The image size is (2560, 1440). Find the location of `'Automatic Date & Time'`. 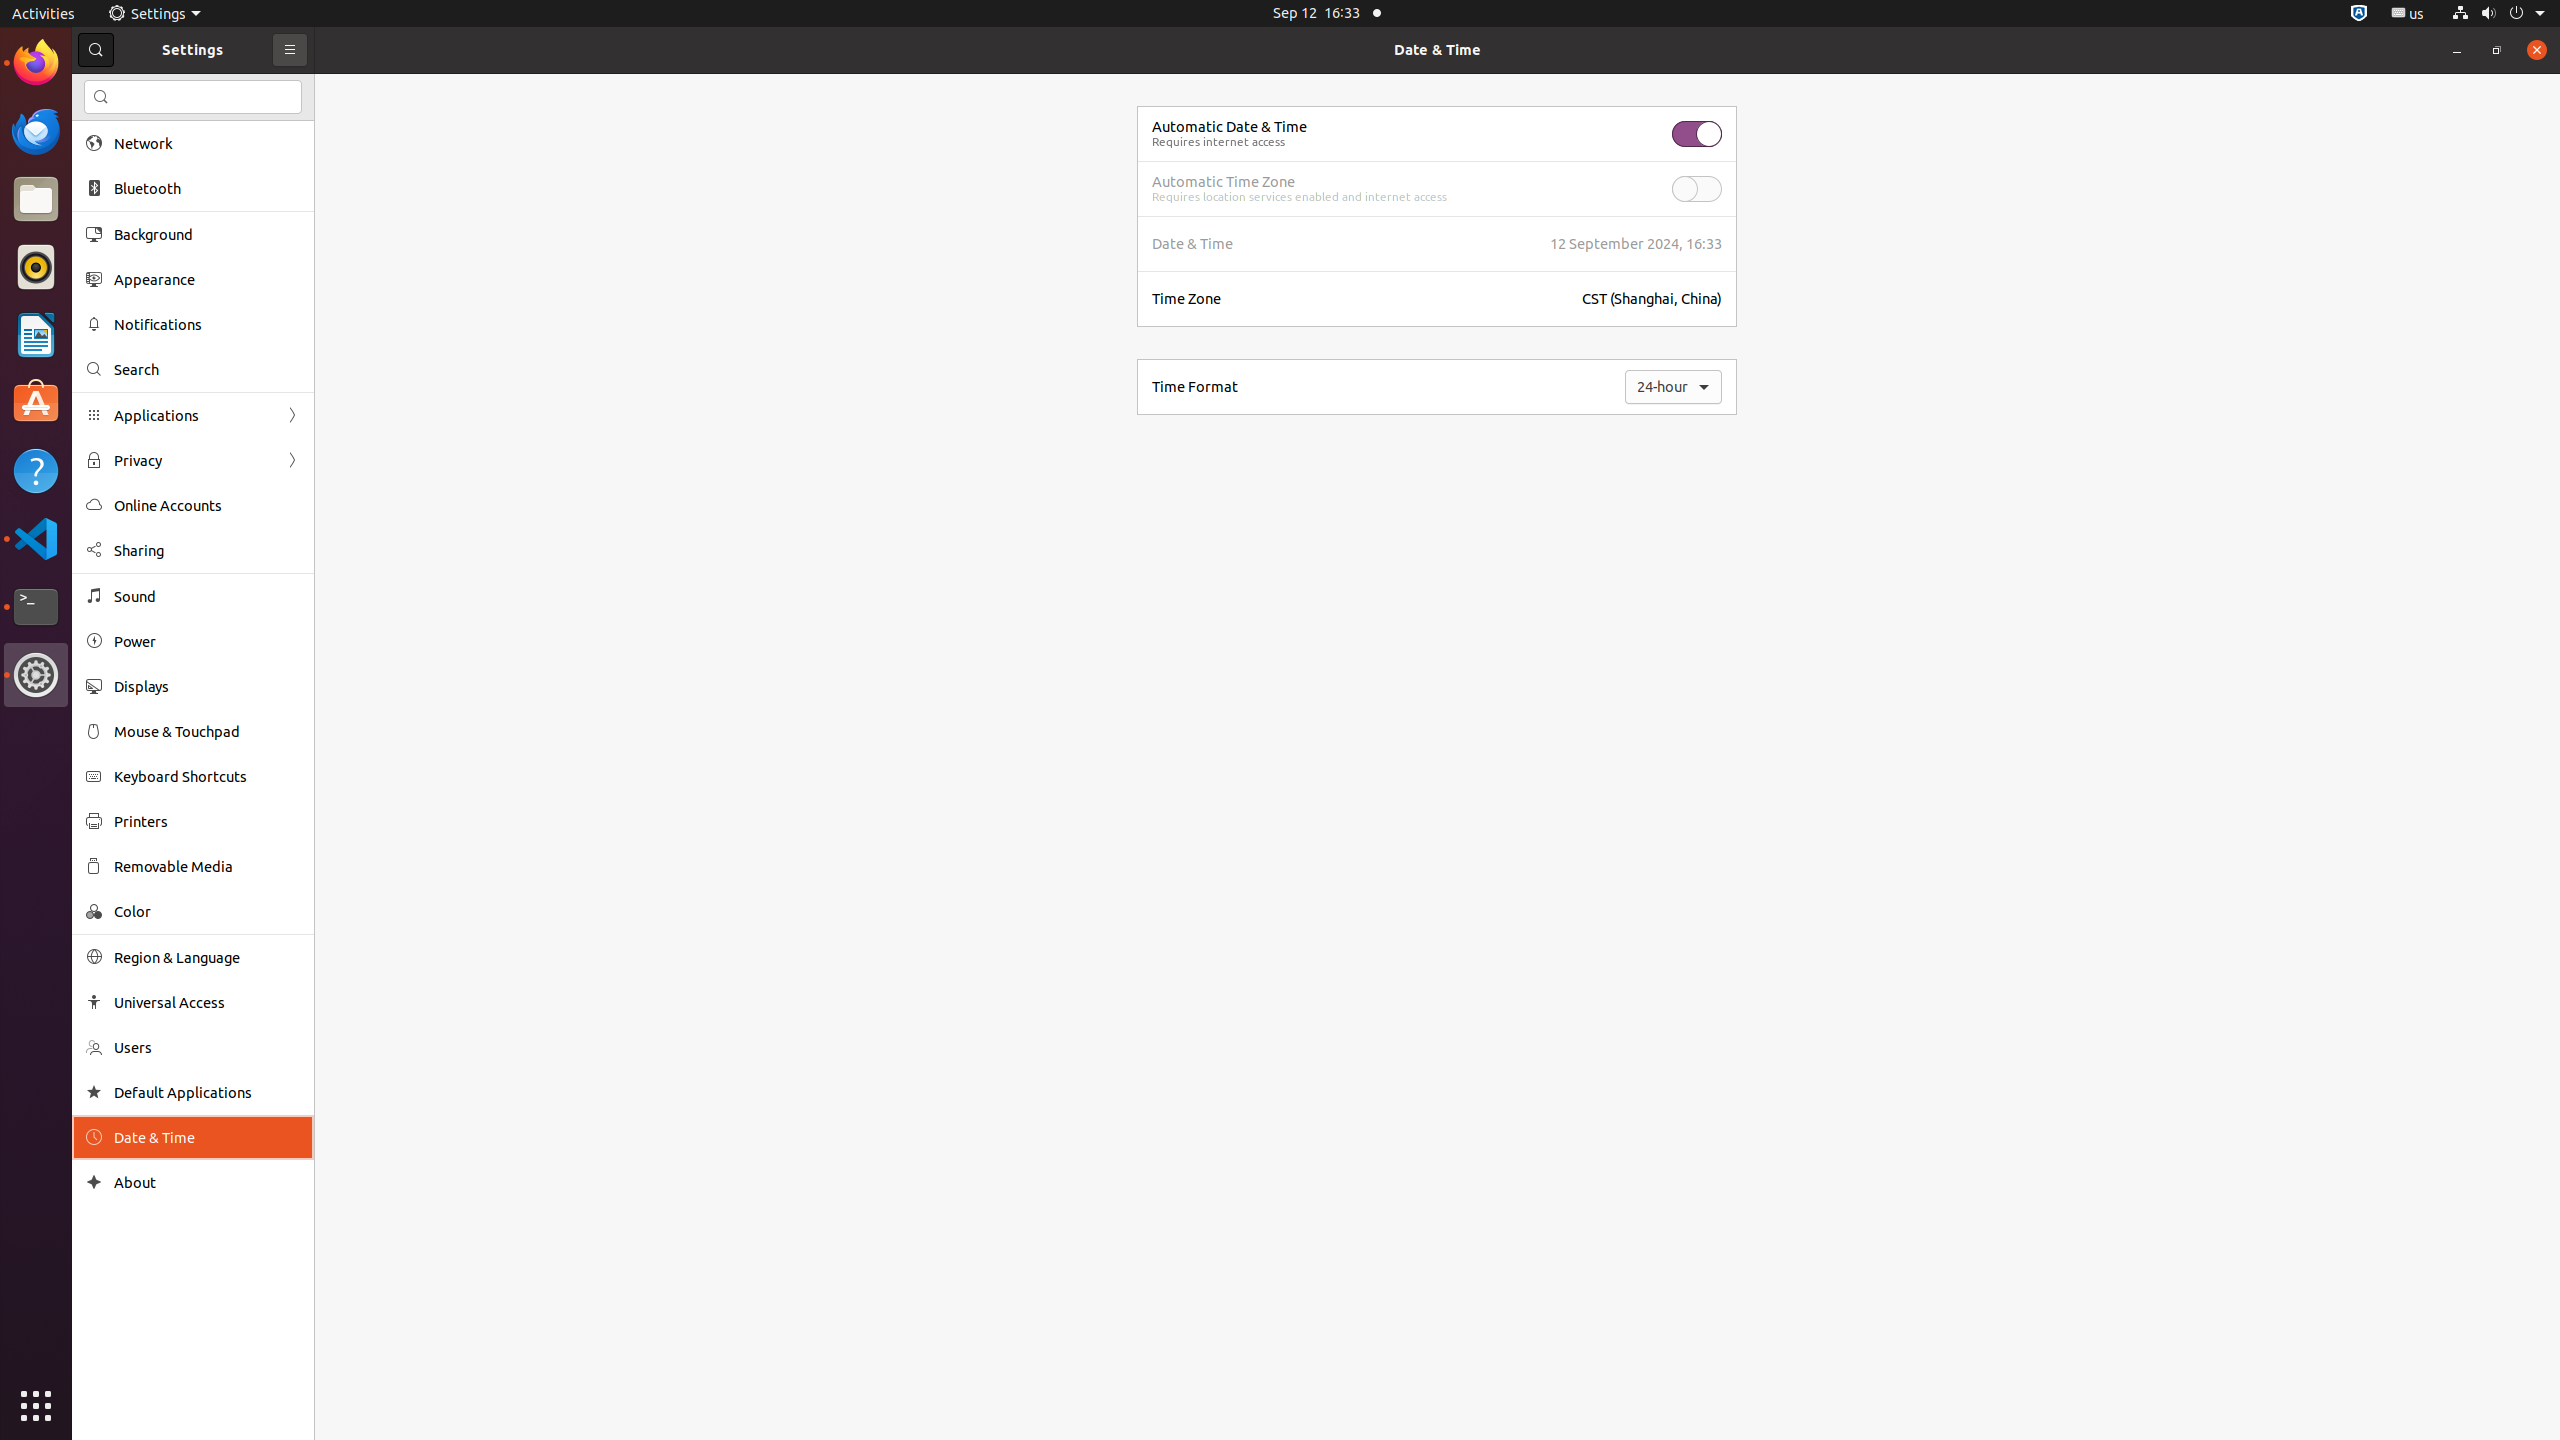

'Automatic Date & Time' is located at coordinates (1228, 126).